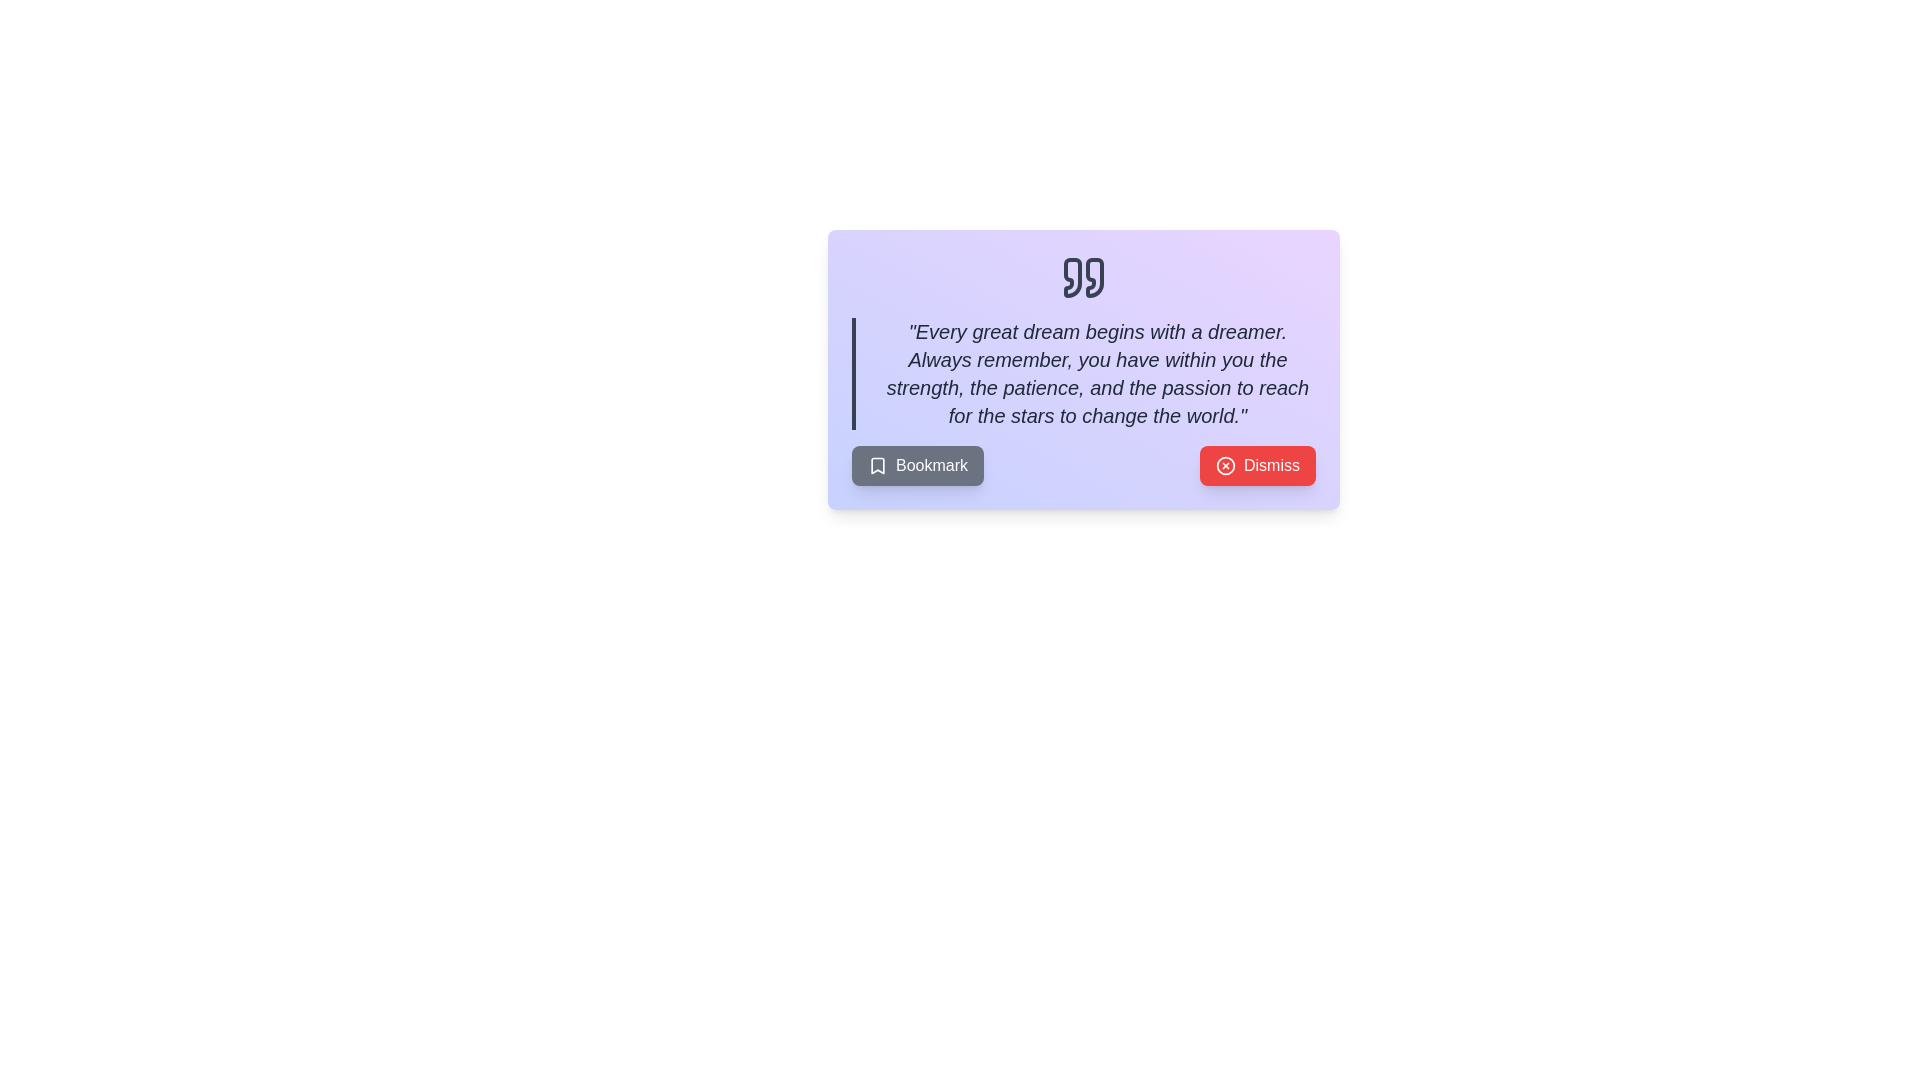 This screenshot has width=1920, height=1080. Describe the element at coordinates (1256, 466) in the screenshot. I see `the 'Dismiss' button, which is the second button in a horizontal layout to the right of the 'Bookmark' button` at that location.